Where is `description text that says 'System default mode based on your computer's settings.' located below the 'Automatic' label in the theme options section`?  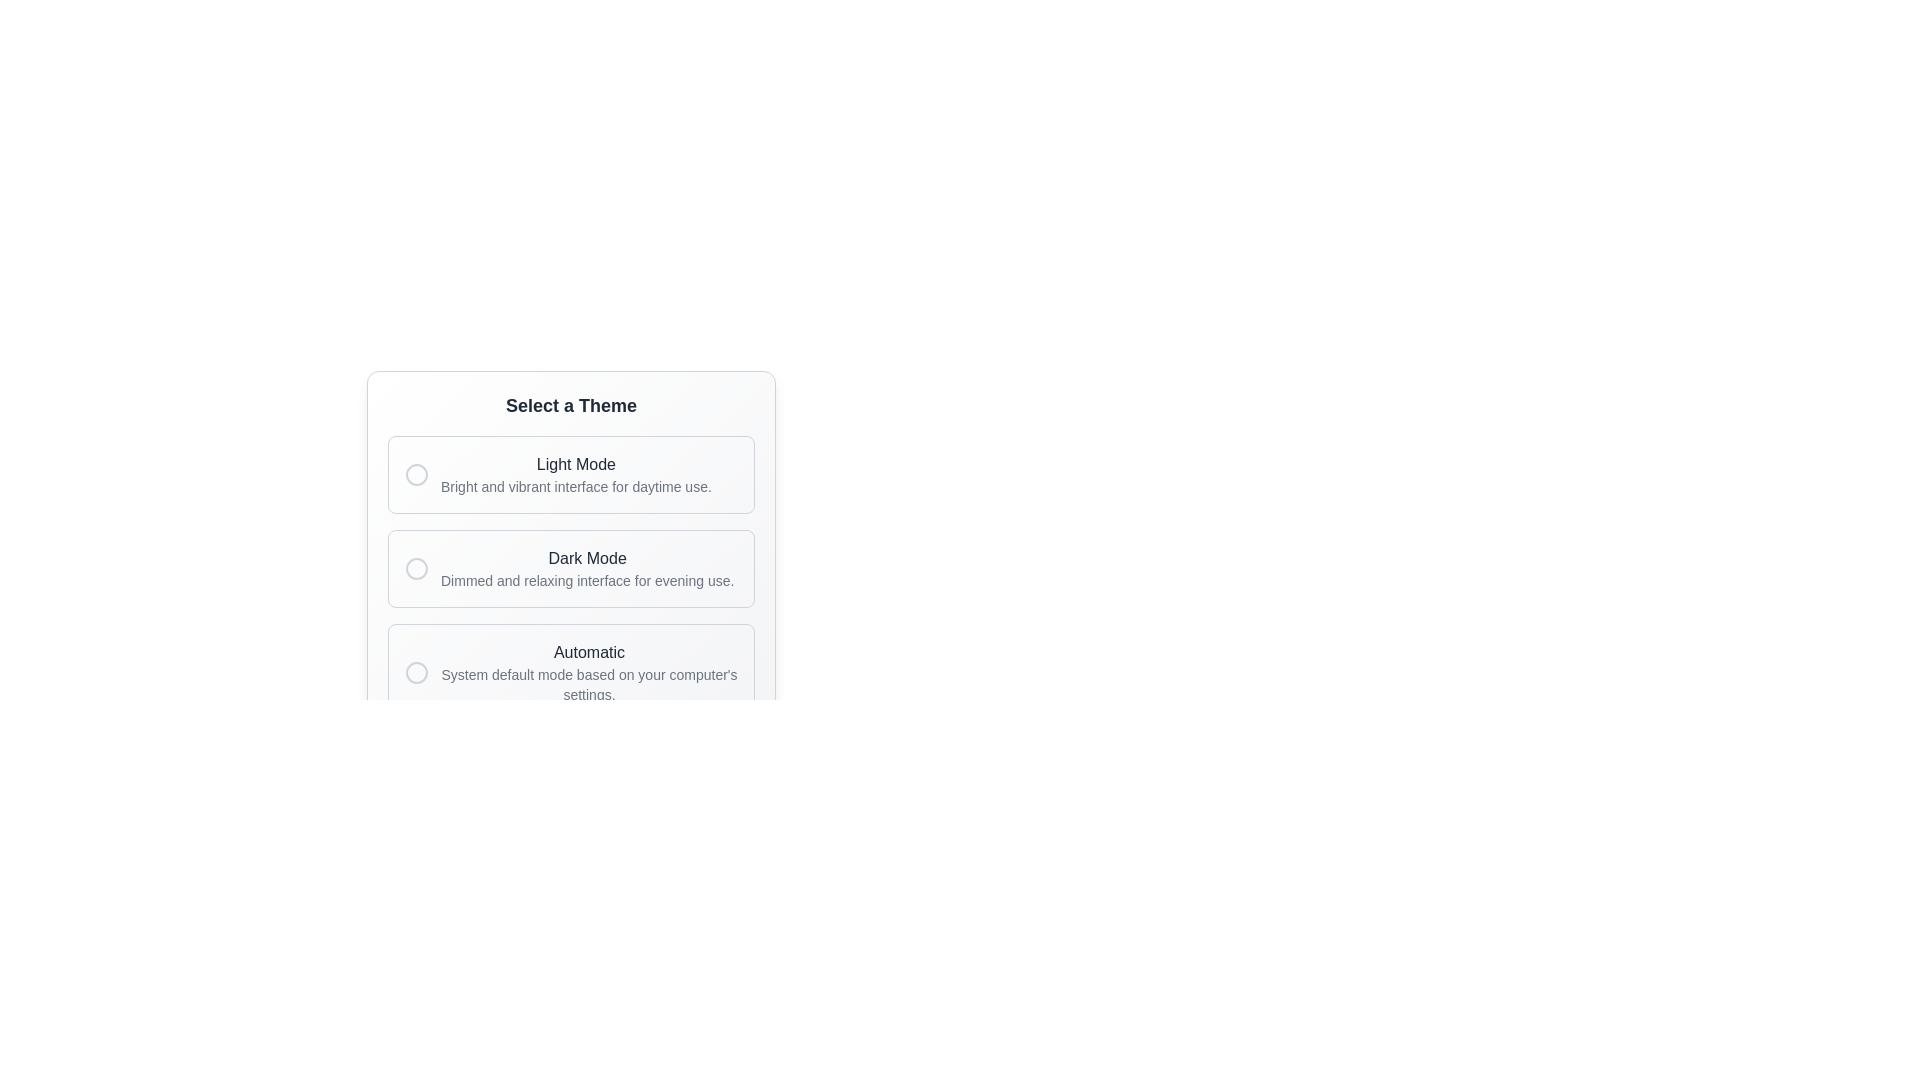
description text that says 'System default mode based on your computer's settings.' located below the 'Automatic' label in the theme options section is located at coordinates (588, 684).